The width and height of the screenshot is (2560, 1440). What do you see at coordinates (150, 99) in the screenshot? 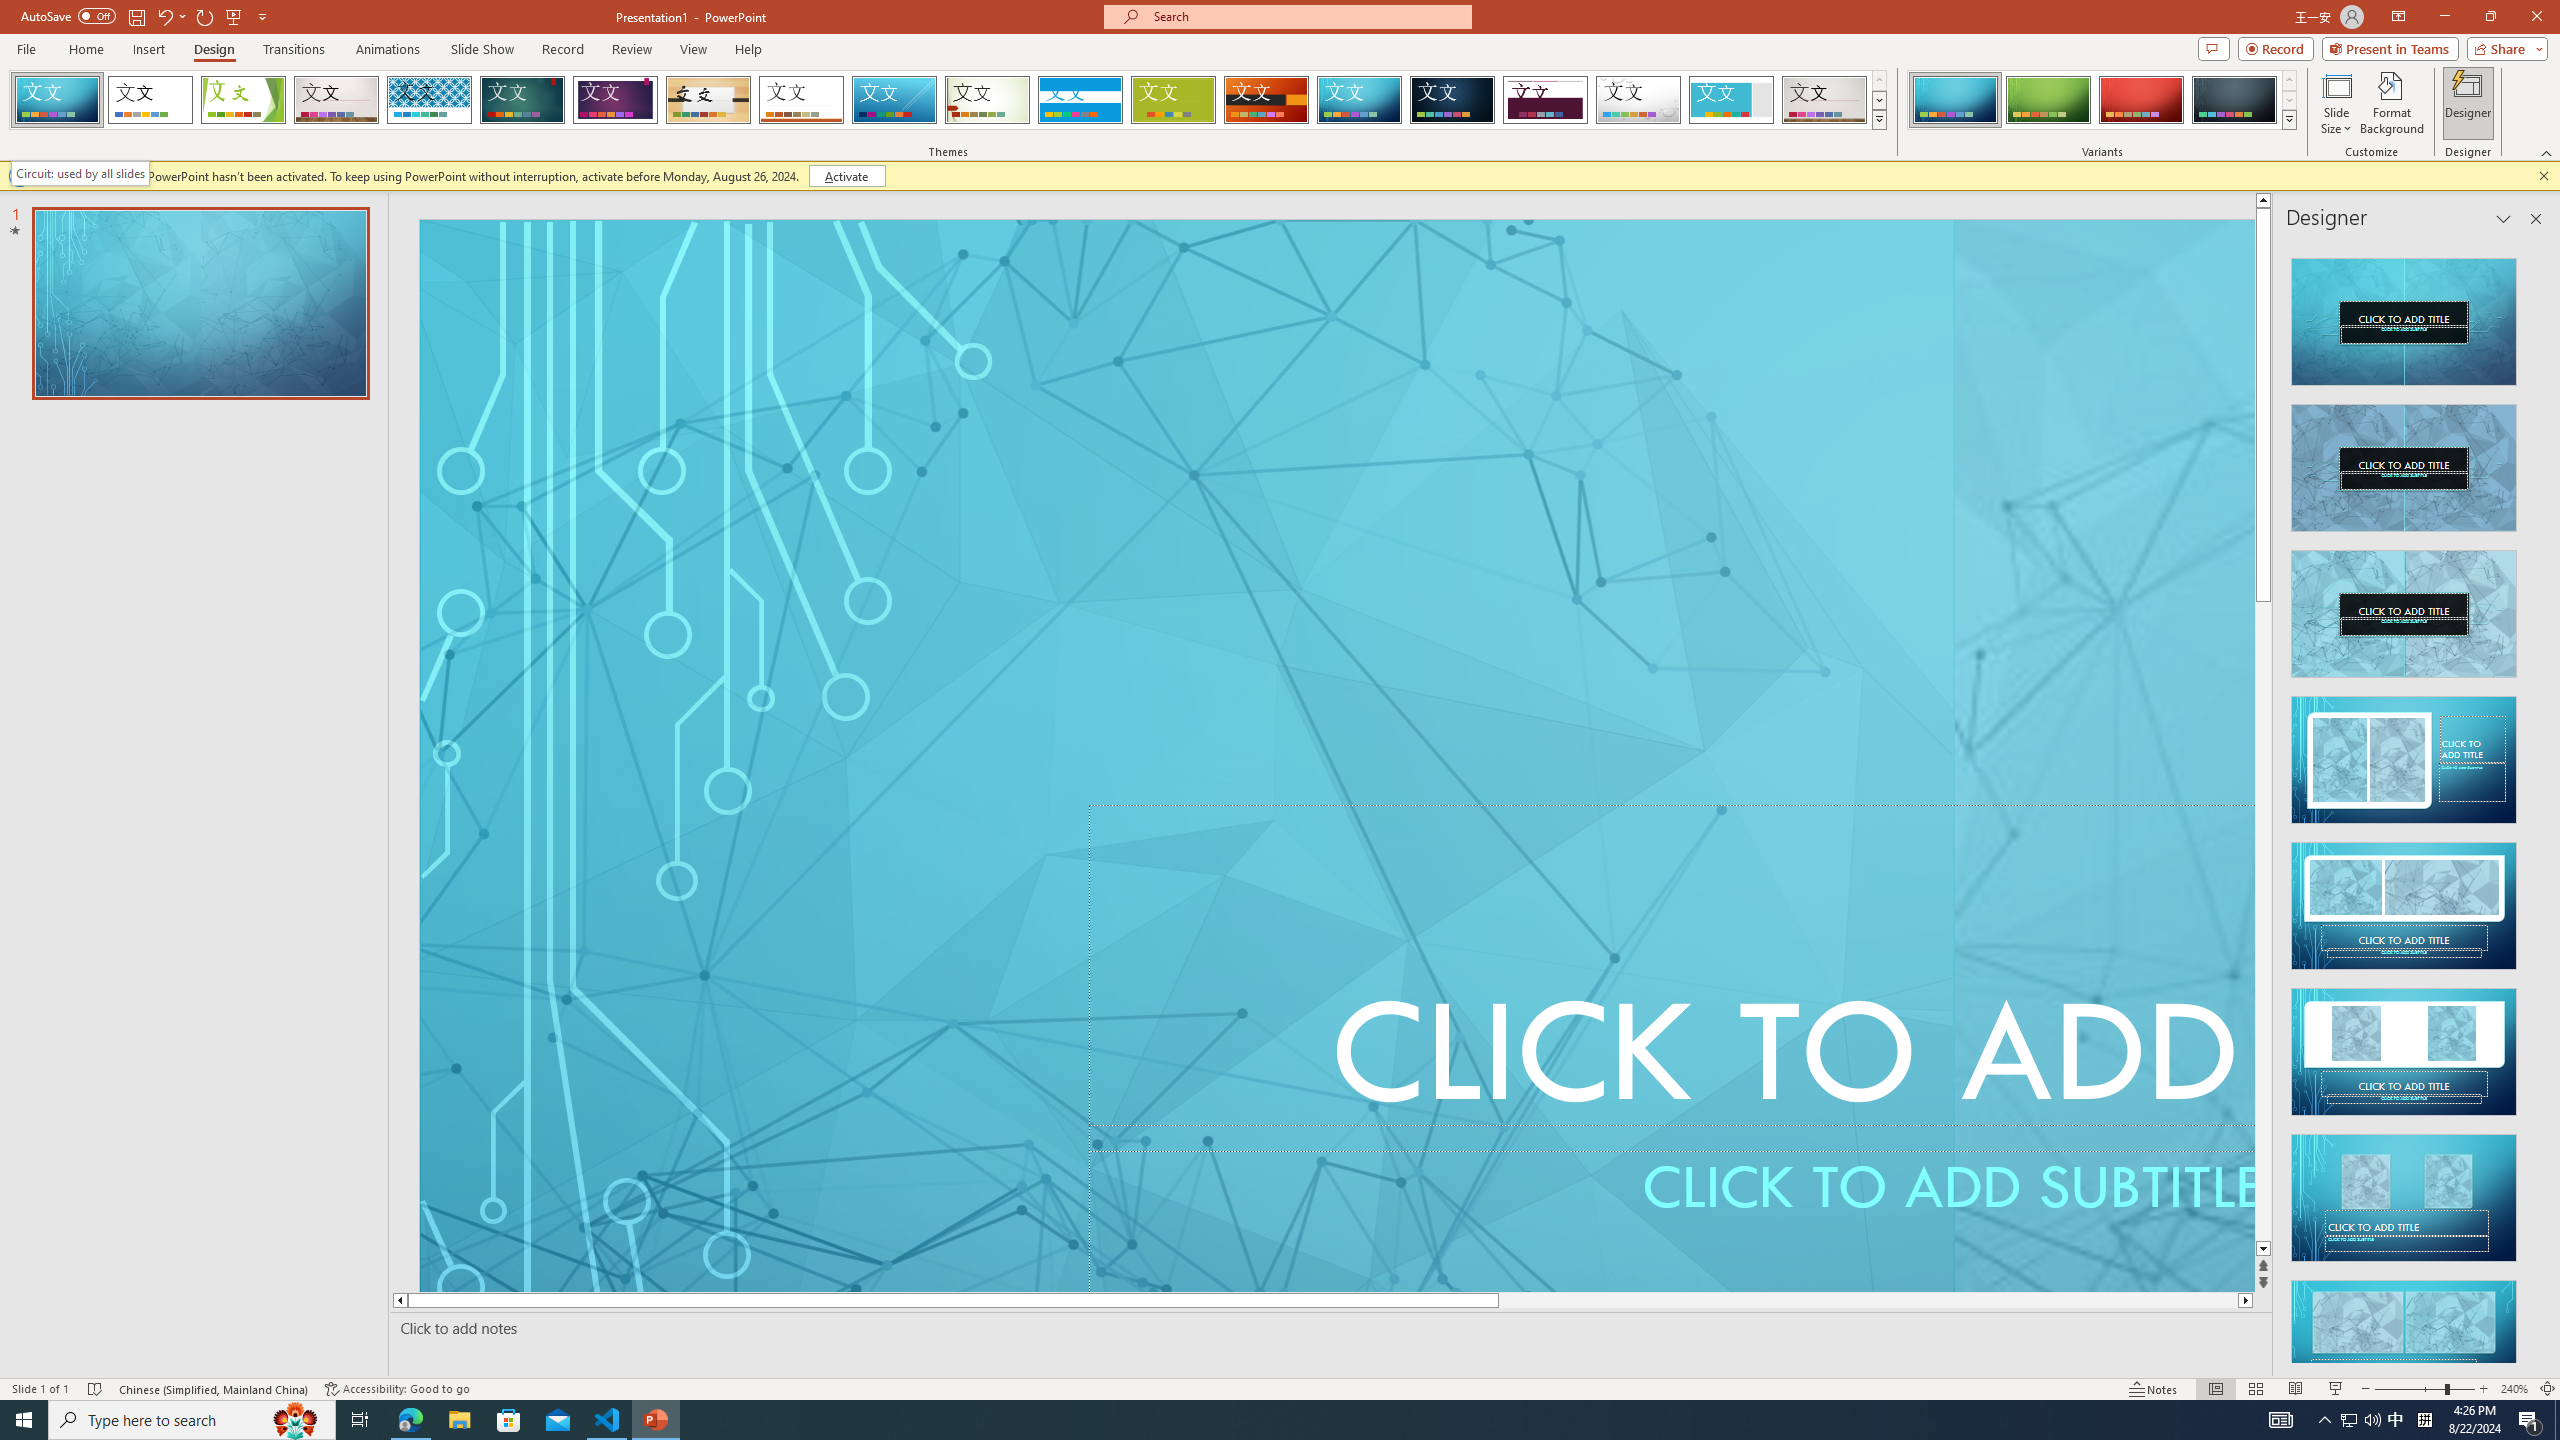
I see `'Office Theme'` at bounding box center [150, 99].